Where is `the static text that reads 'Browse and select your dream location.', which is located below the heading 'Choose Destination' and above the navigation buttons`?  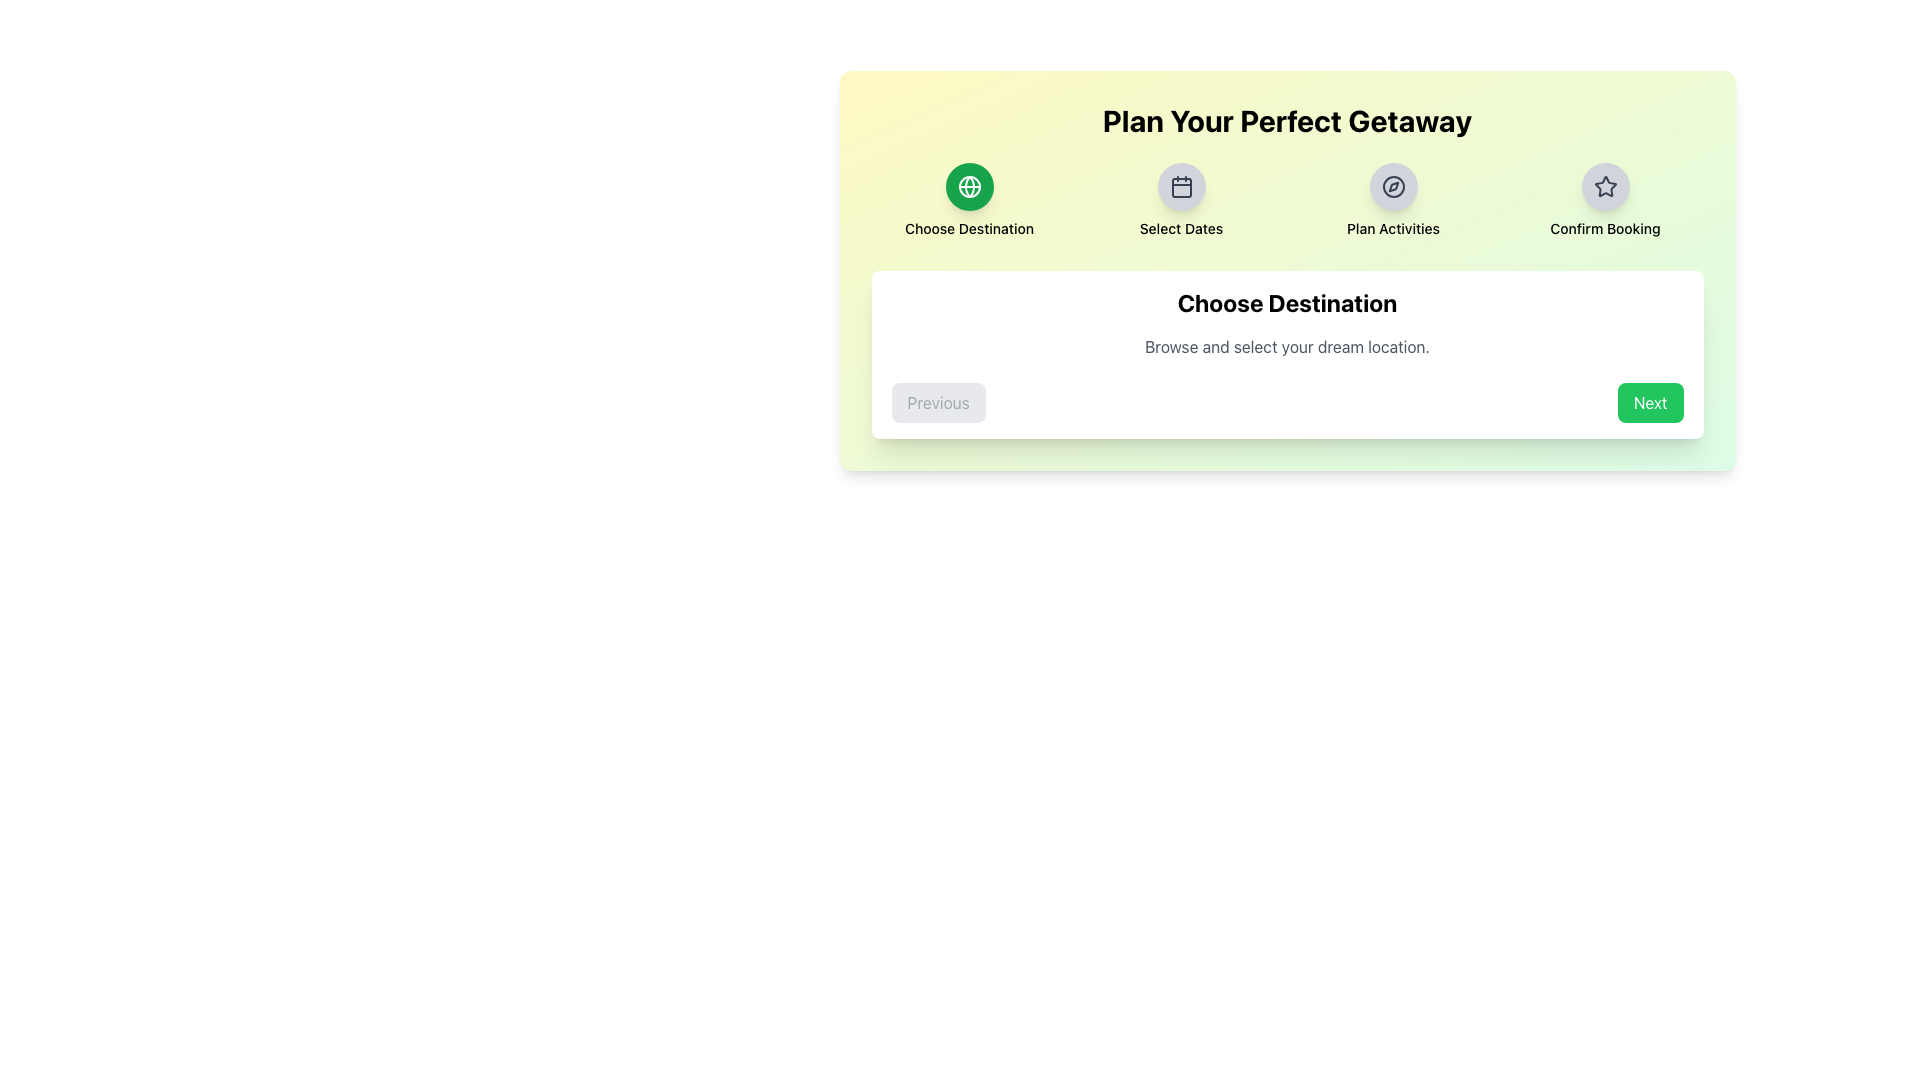 the static text that reads 'Browse and select your dream location.', which is located below the heading 'Choose Destination' and above the navigation buttons is located at coordinates (1287, 346).